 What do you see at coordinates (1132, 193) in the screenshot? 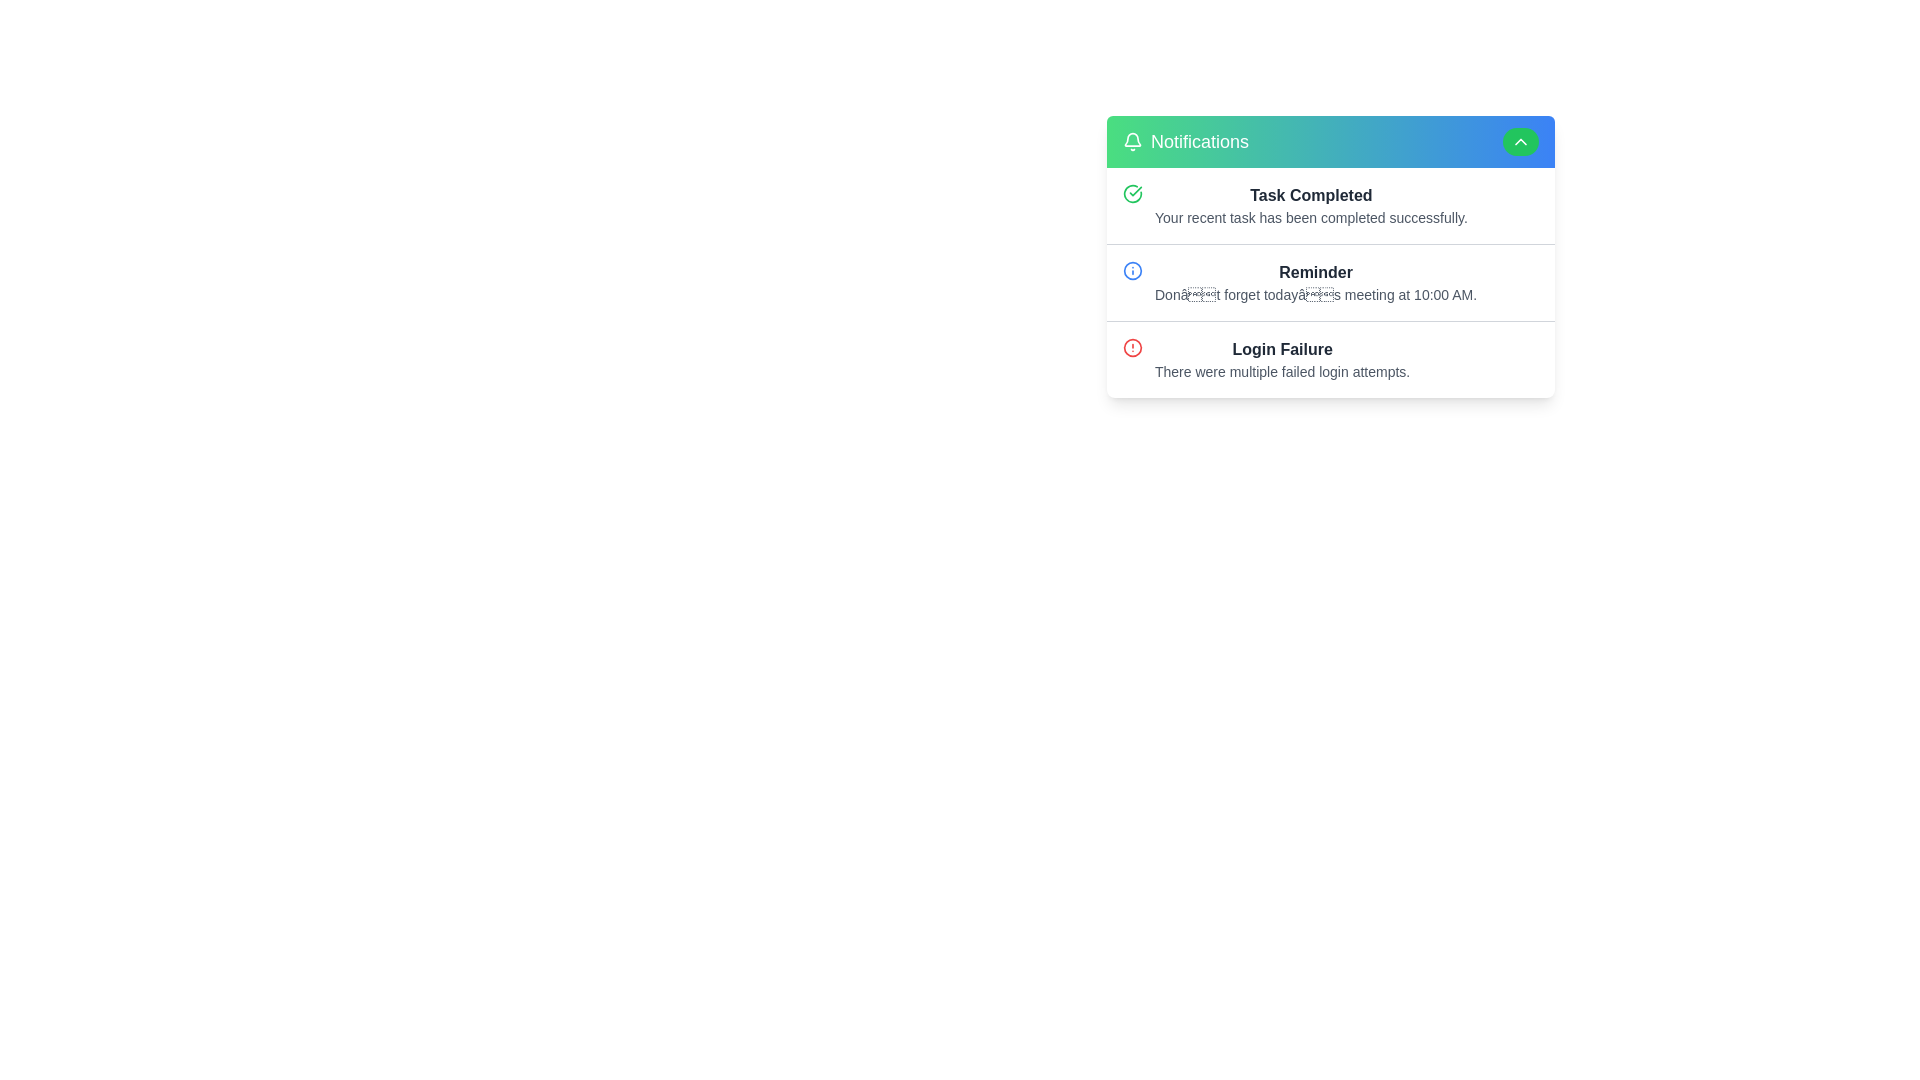
I see `the circular segment of the SVG icon that is part of the notification system, located to the left of the 'Task Completed' text` at bounding box center [1132, 193].